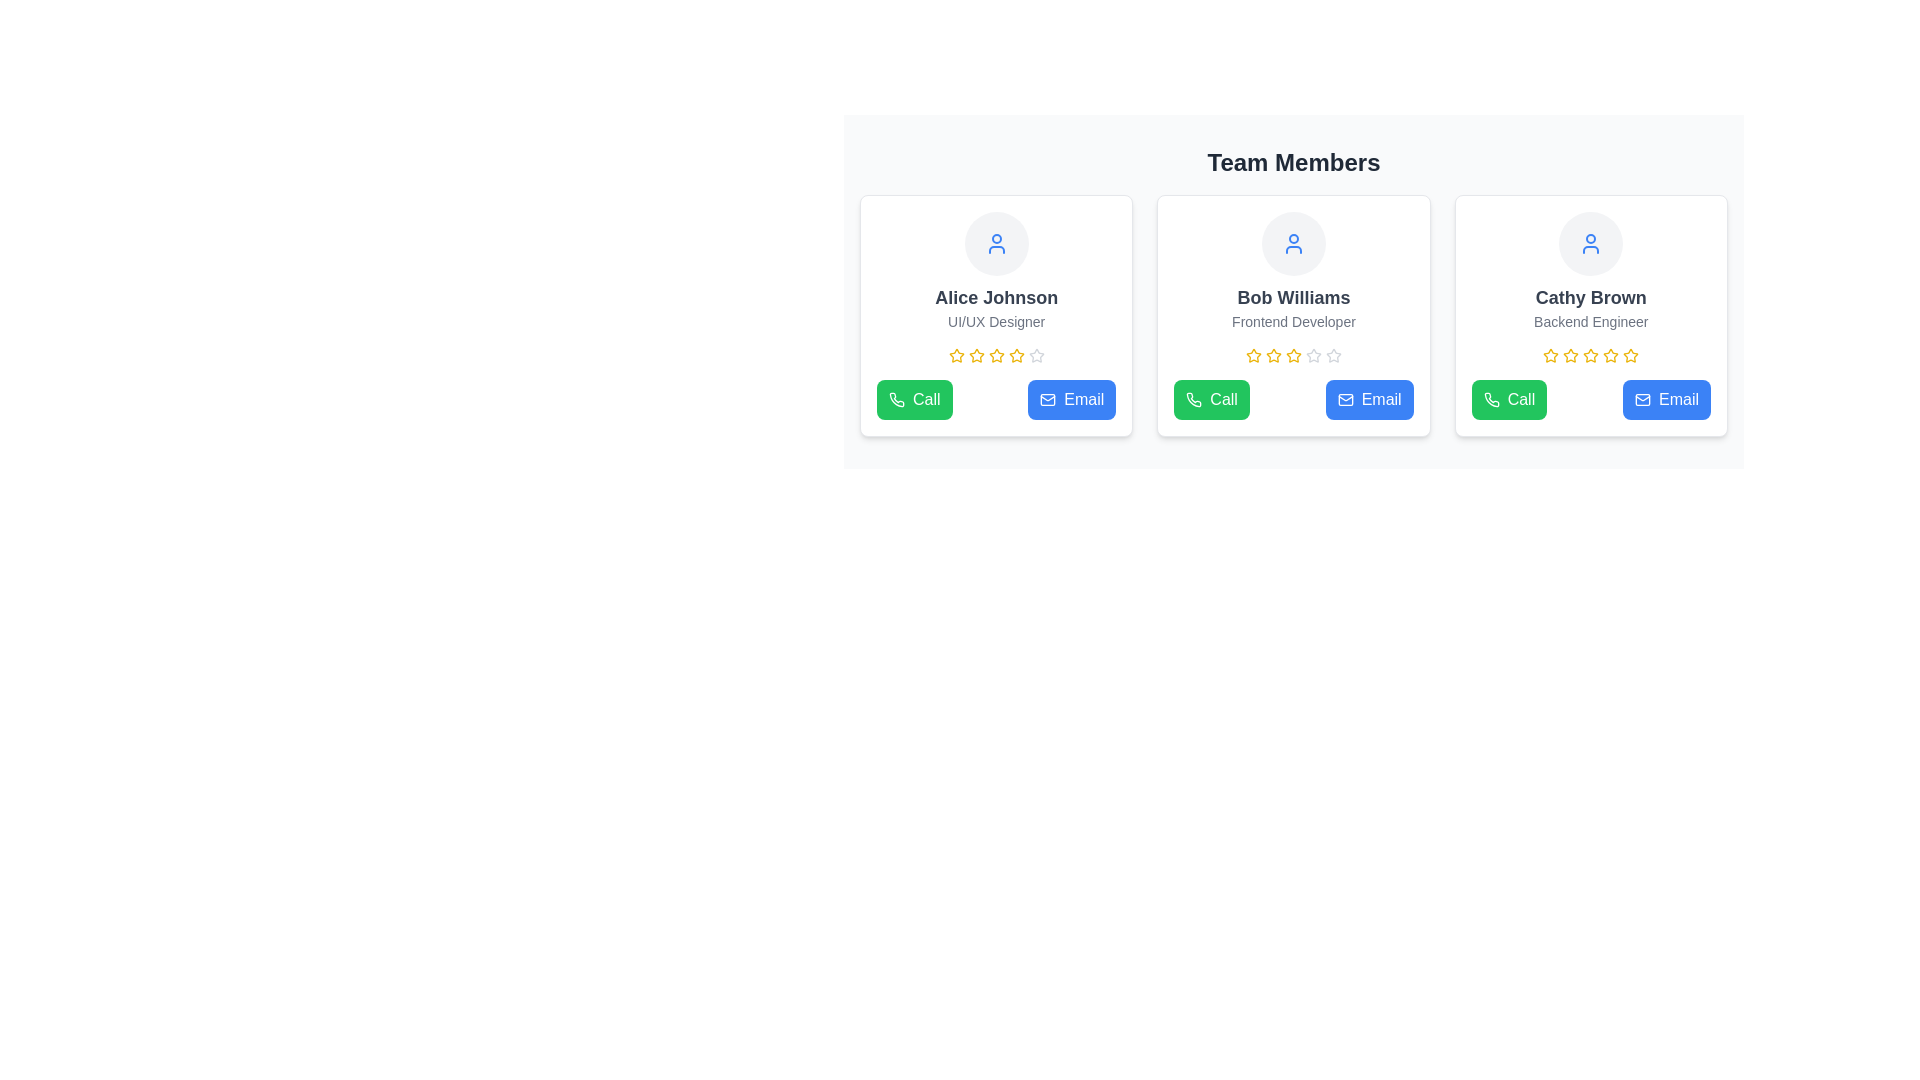  I want to click on the Profile Icon representing user 'Alice Johnson', which is a circular icon with a blue color and gray background located in the first card of the team member list, so click(996, 242).